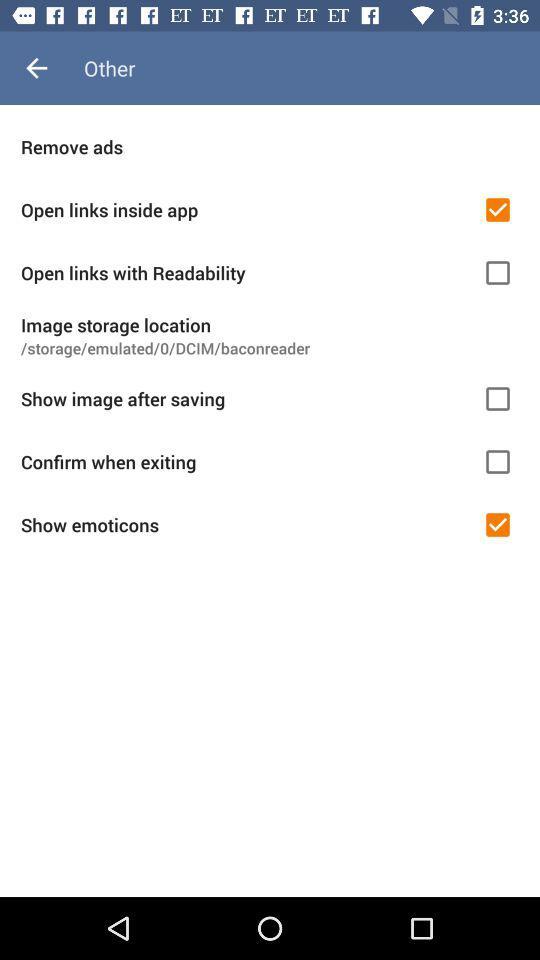 Image resolution: width=540 pixels, height=960 pixels. I want to click on storage emulated 0, so click(270, 348).